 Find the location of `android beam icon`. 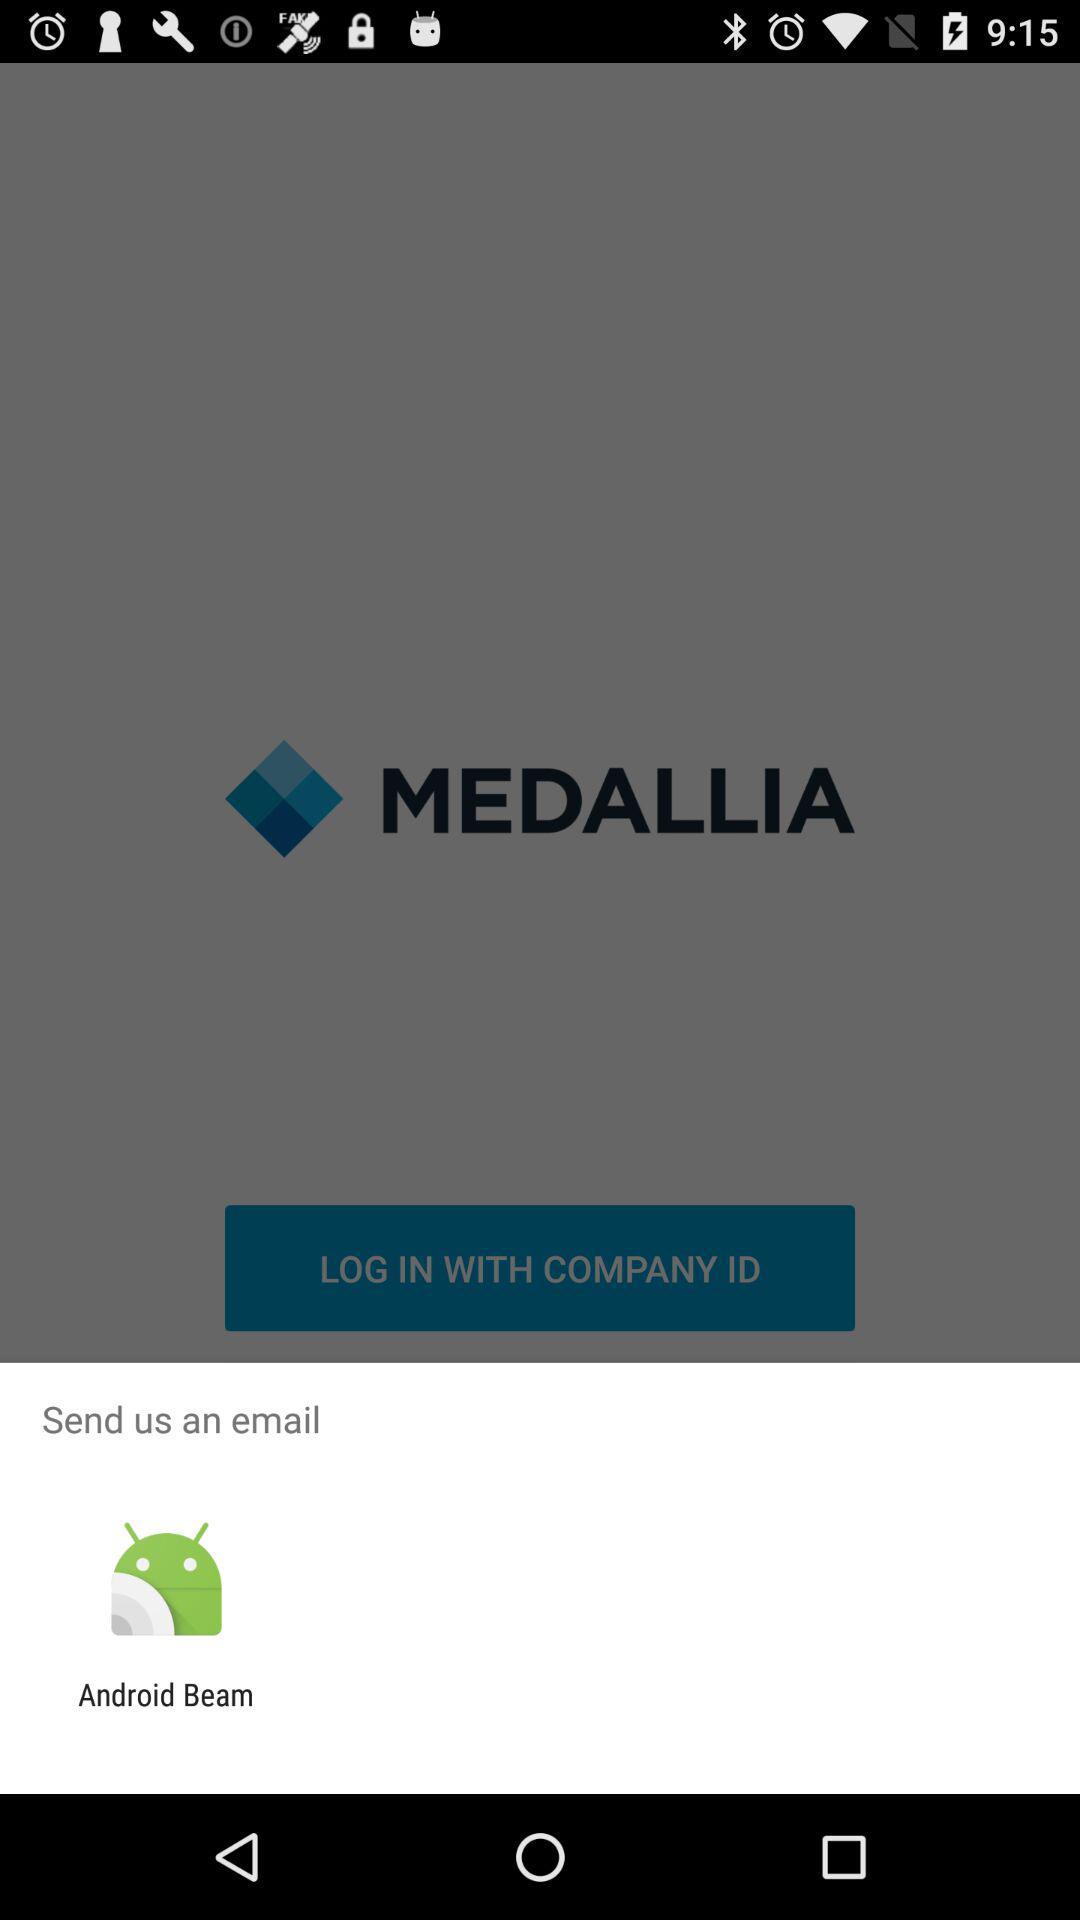

android beam icon is located at coordinates (165, 1711).